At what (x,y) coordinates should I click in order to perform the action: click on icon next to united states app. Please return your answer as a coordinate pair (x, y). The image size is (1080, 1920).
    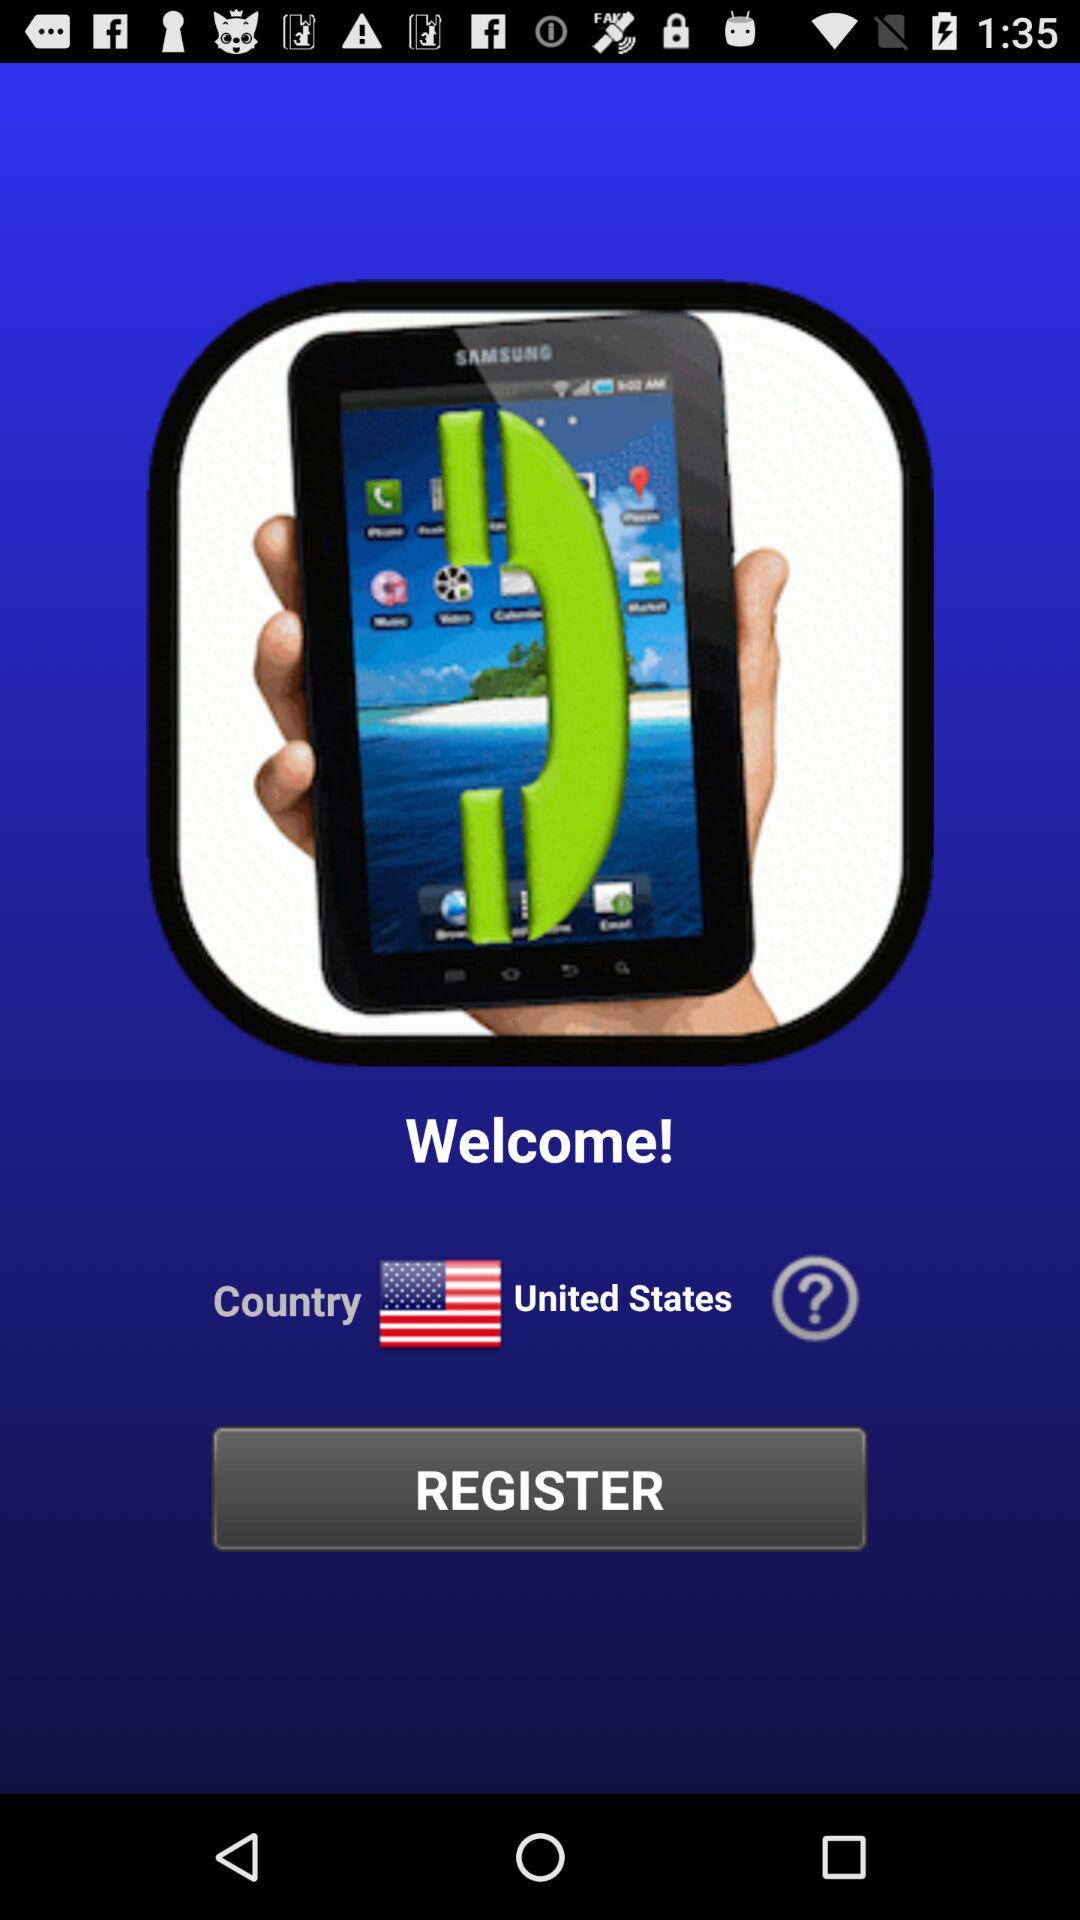
    Looking at the image, I should click on (815, 1299).